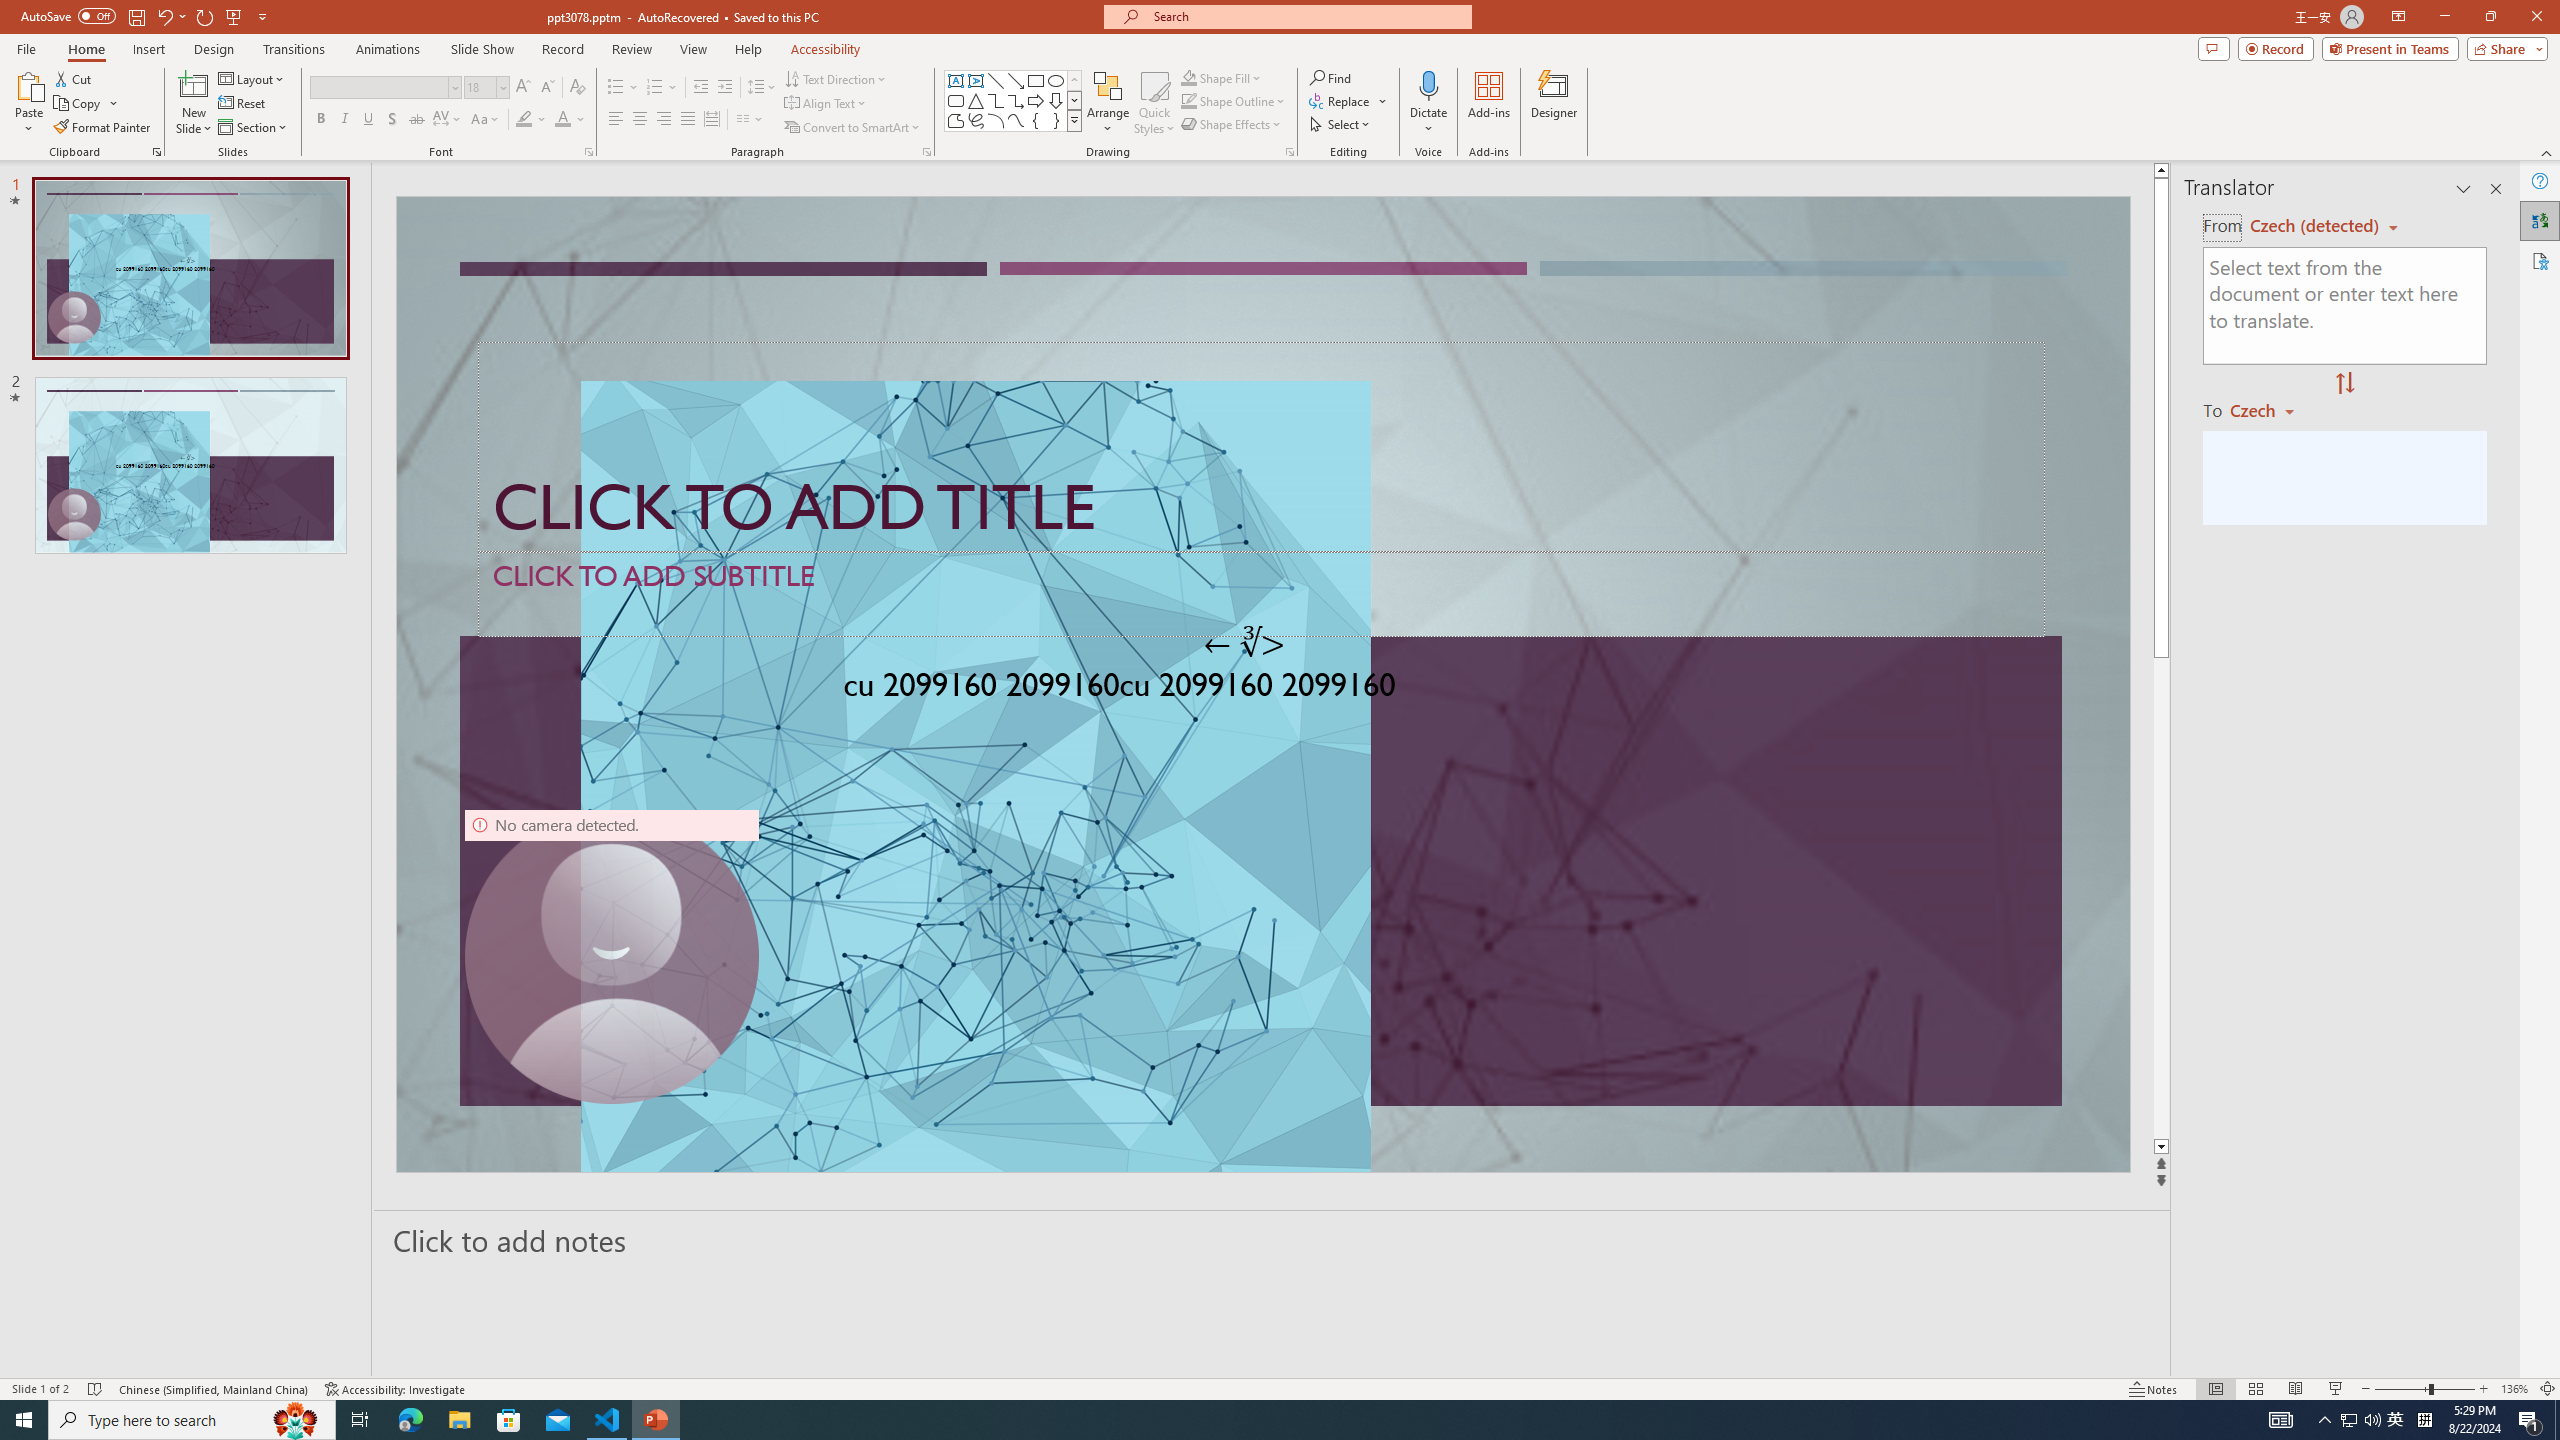 This screenshot has width=2560, height=1440. Describe the element at coordinates (546, 87) in the screenshot. I see `'Decrease Font Size'` at that location.